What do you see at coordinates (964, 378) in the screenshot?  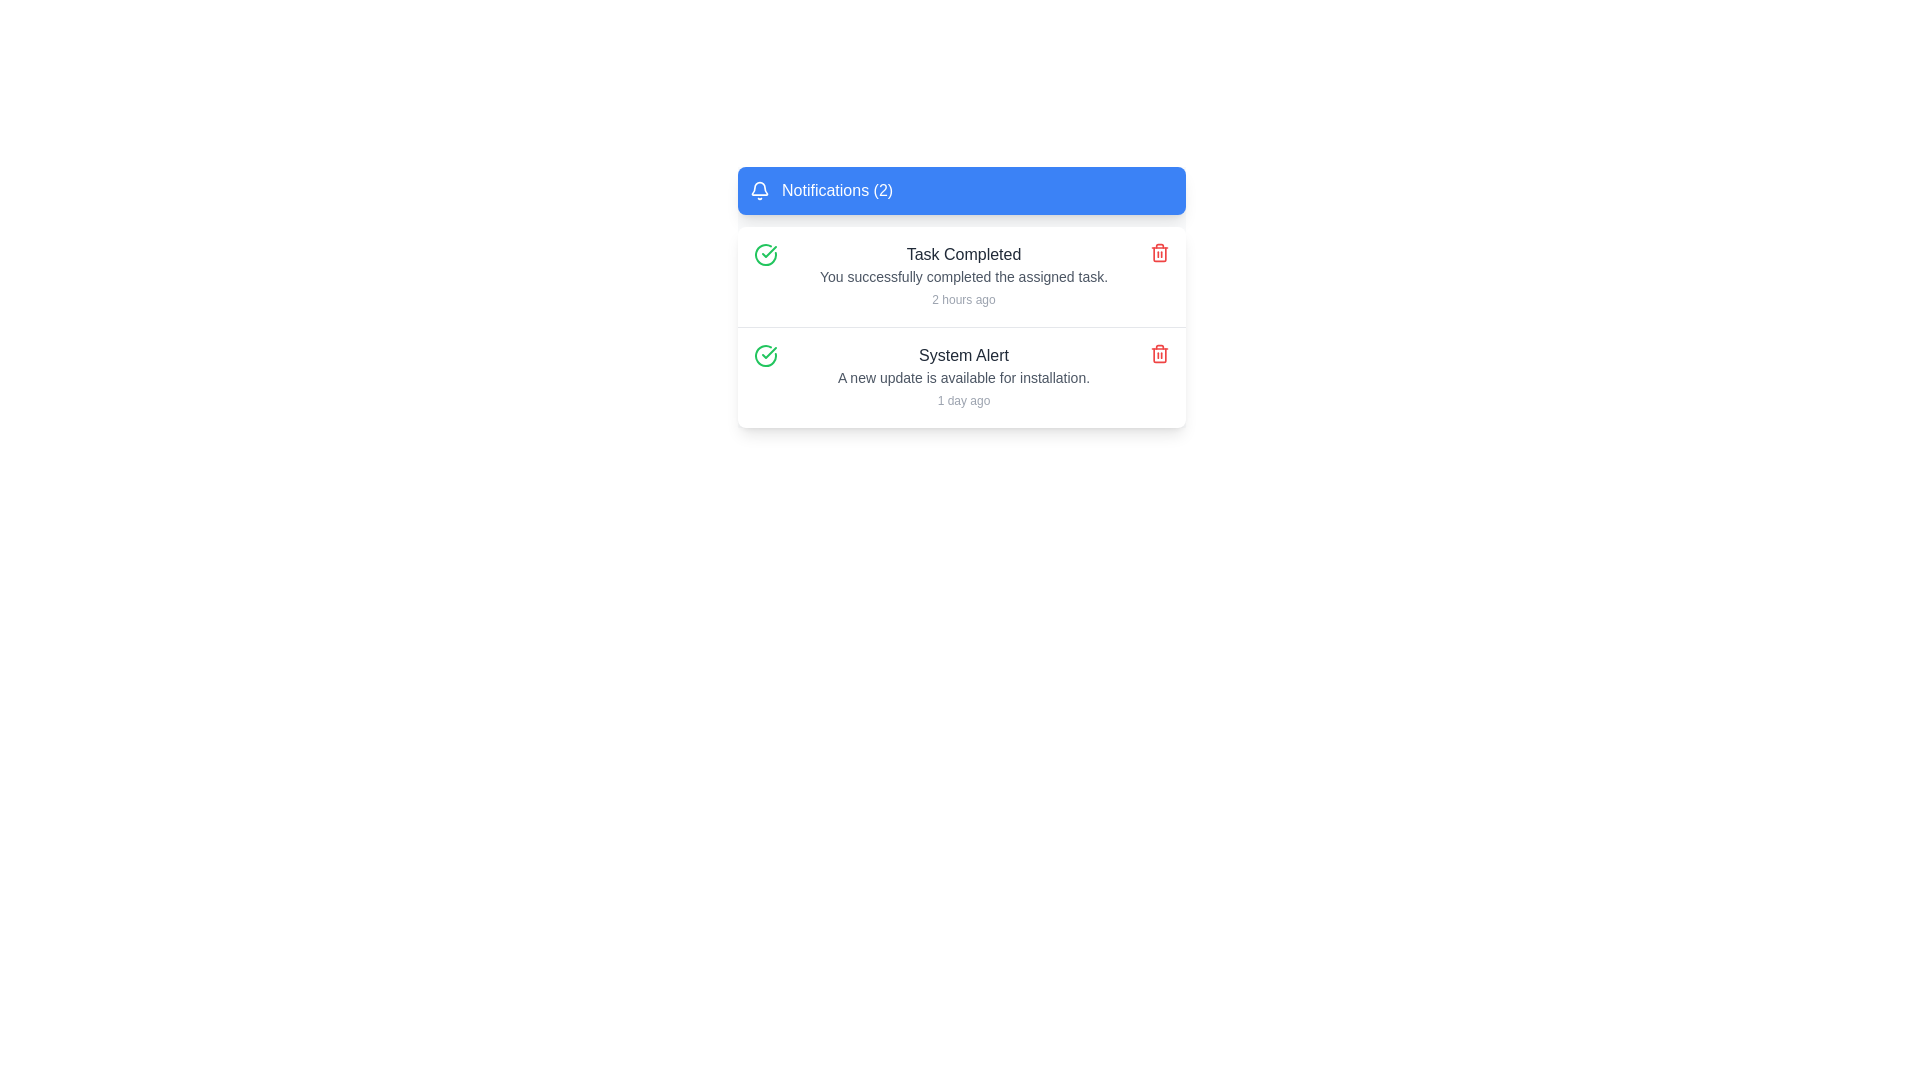 I see `the highlighted text that reads 'A new update is available for installation.' within the notification card, located below 'System Alert' and above '1 day ago'` at bounding box center [964, 378].